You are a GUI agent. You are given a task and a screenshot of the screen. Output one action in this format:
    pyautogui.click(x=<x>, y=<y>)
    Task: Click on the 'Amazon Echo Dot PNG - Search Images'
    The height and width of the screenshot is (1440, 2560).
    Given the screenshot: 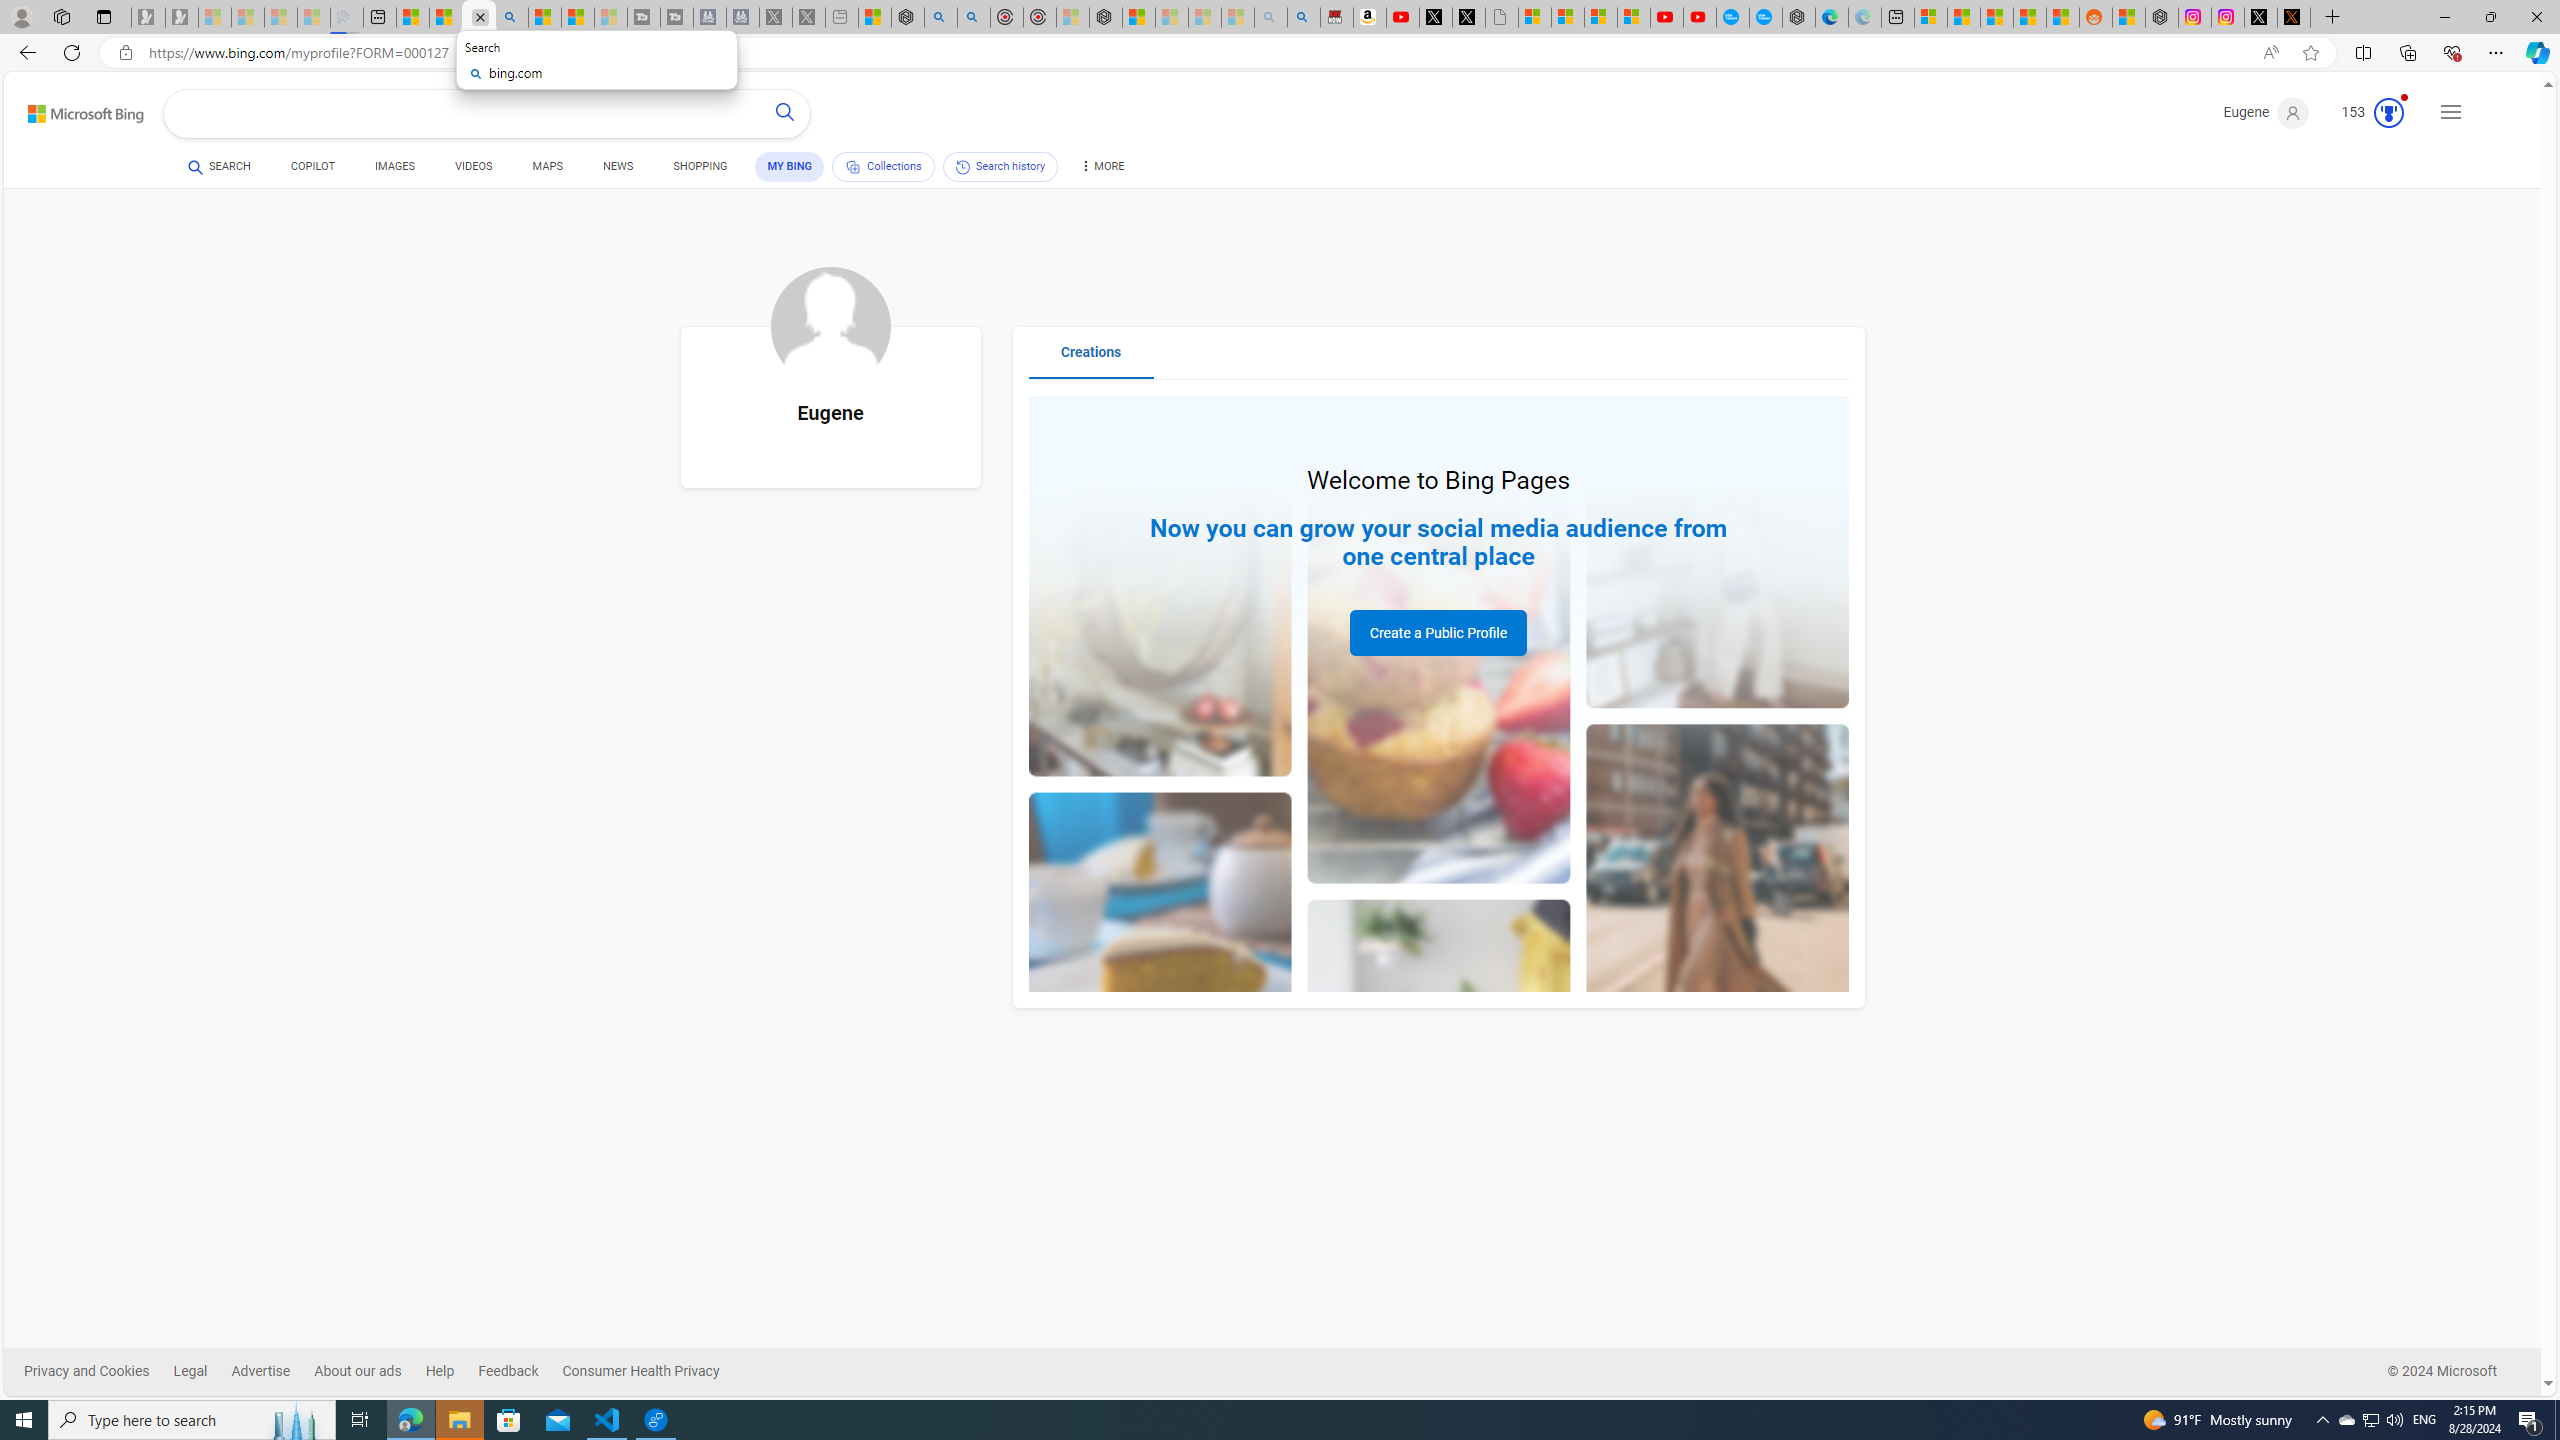 What is the action you would take?
    pyautogui.click(x=1304, y=16)
    